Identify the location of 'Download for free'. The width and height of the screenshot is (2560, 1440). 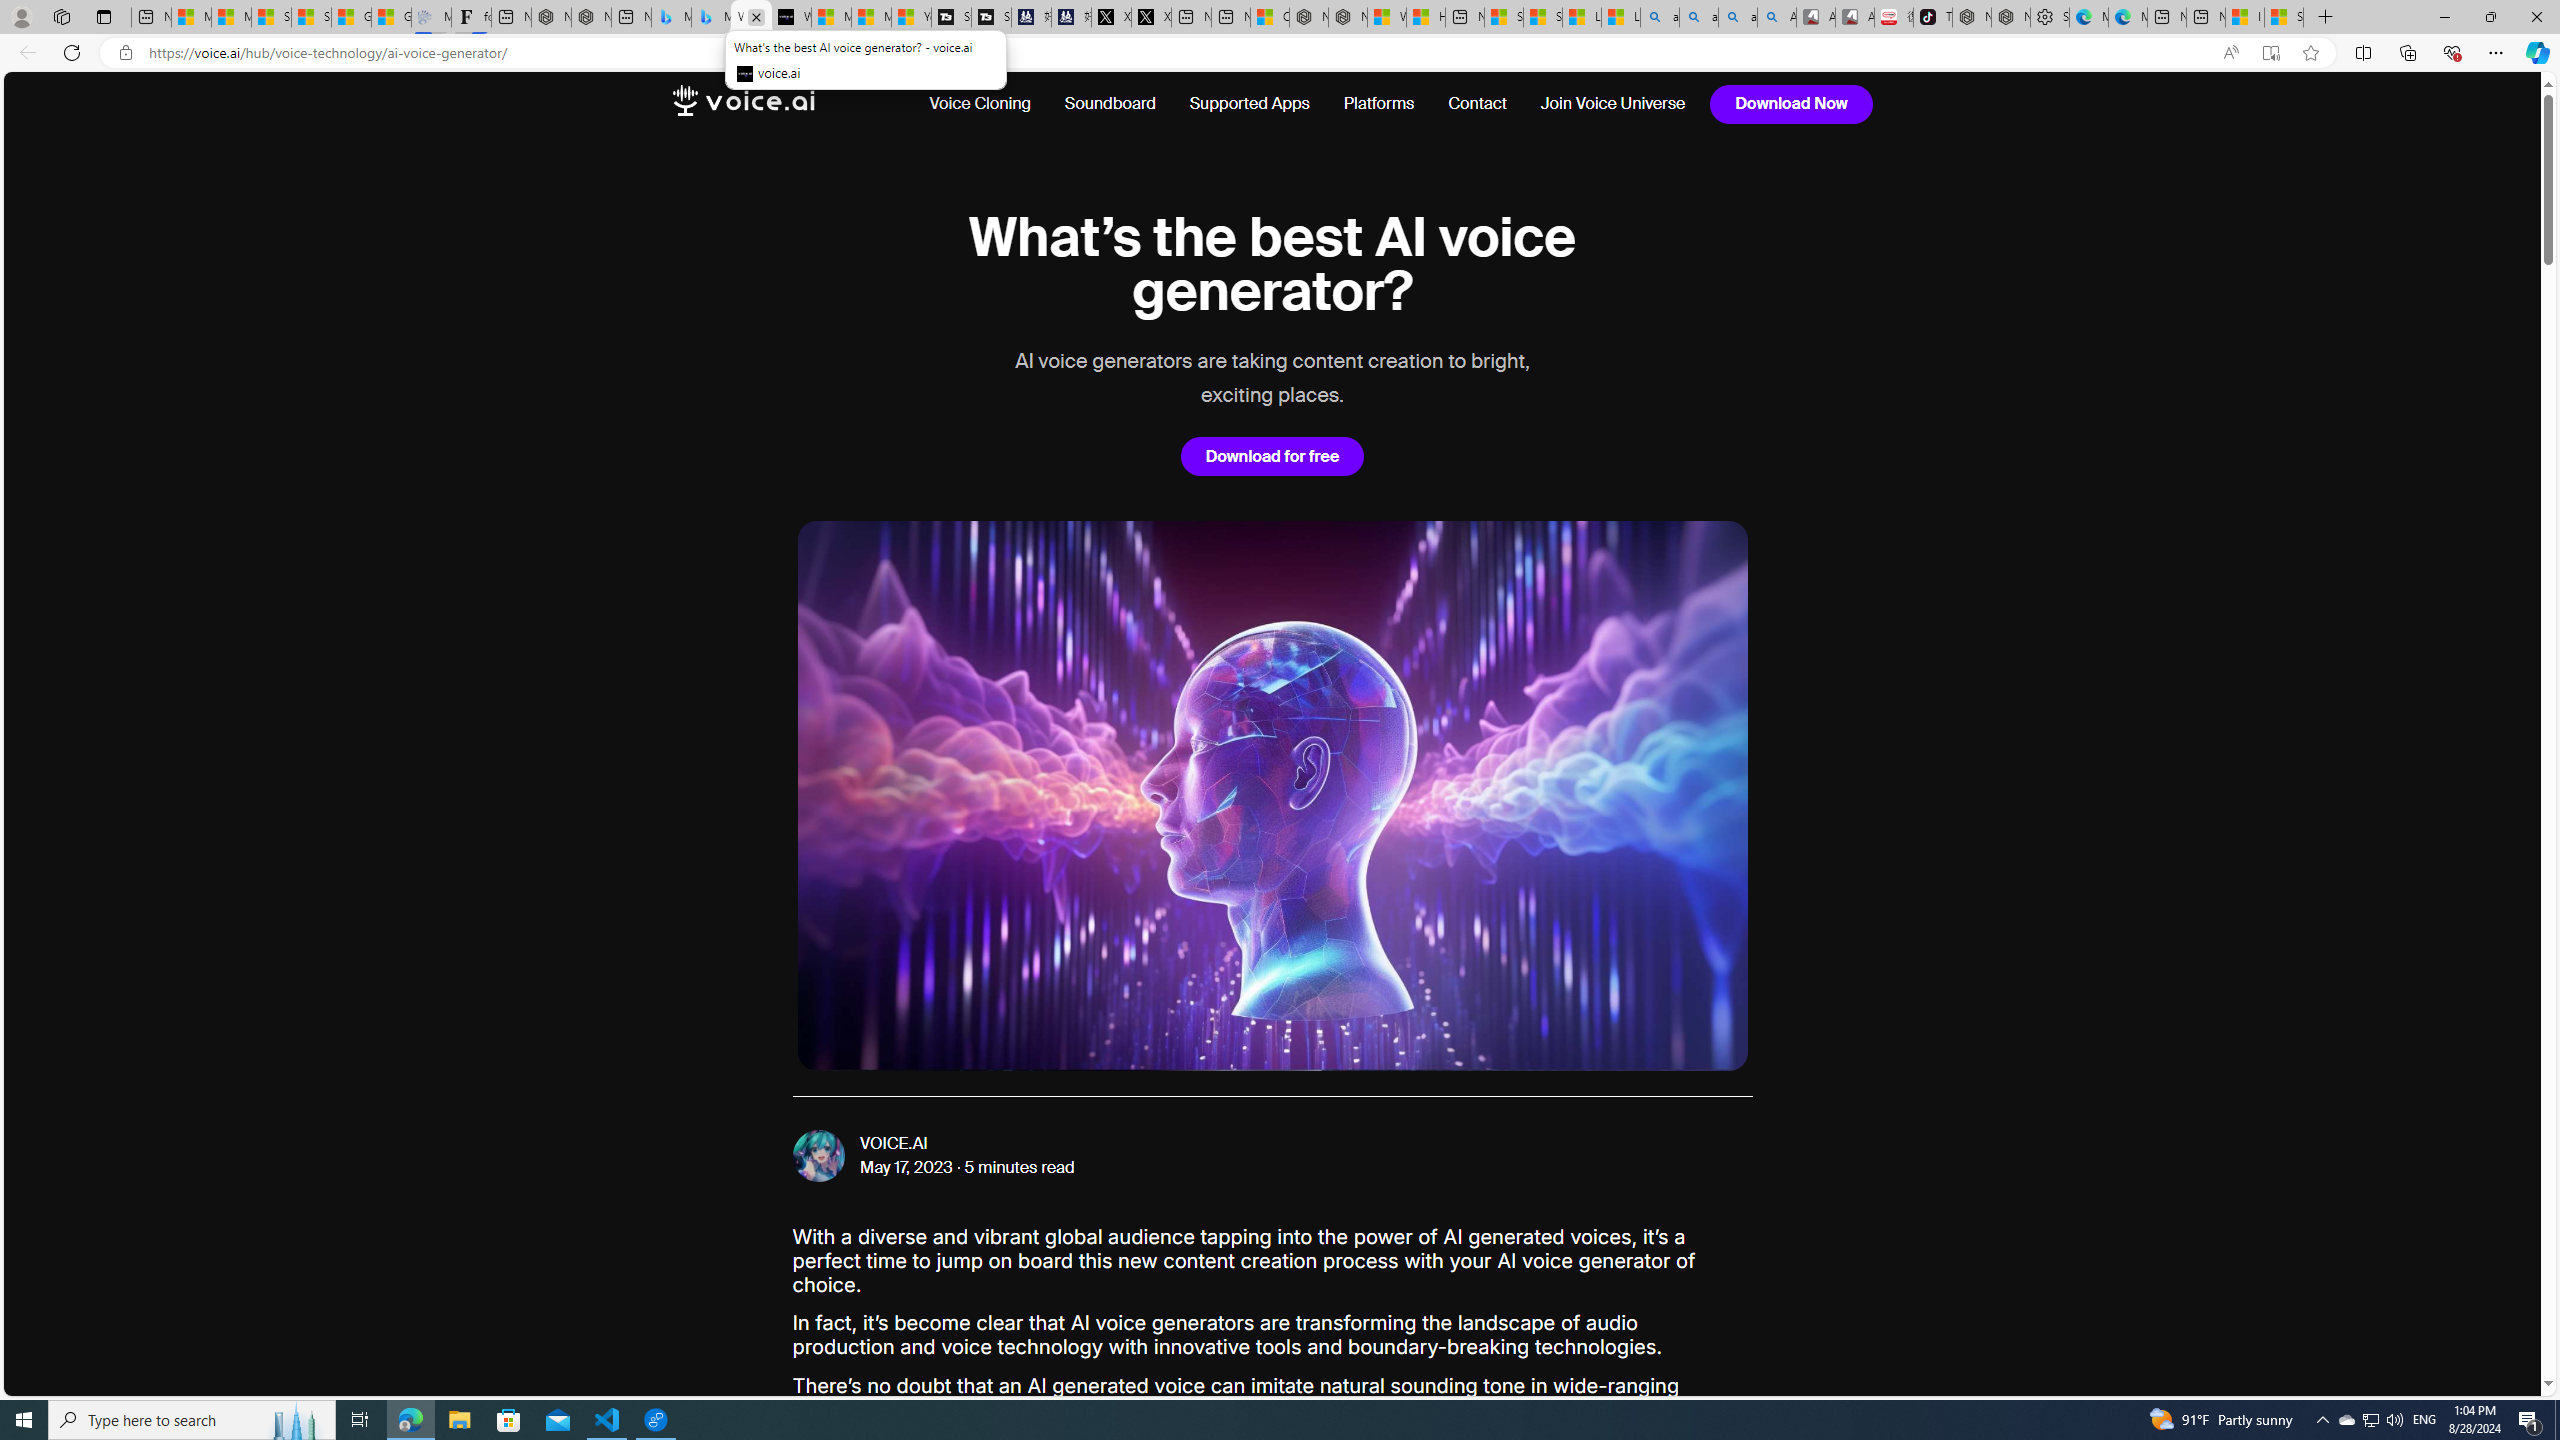
(1271, 455).